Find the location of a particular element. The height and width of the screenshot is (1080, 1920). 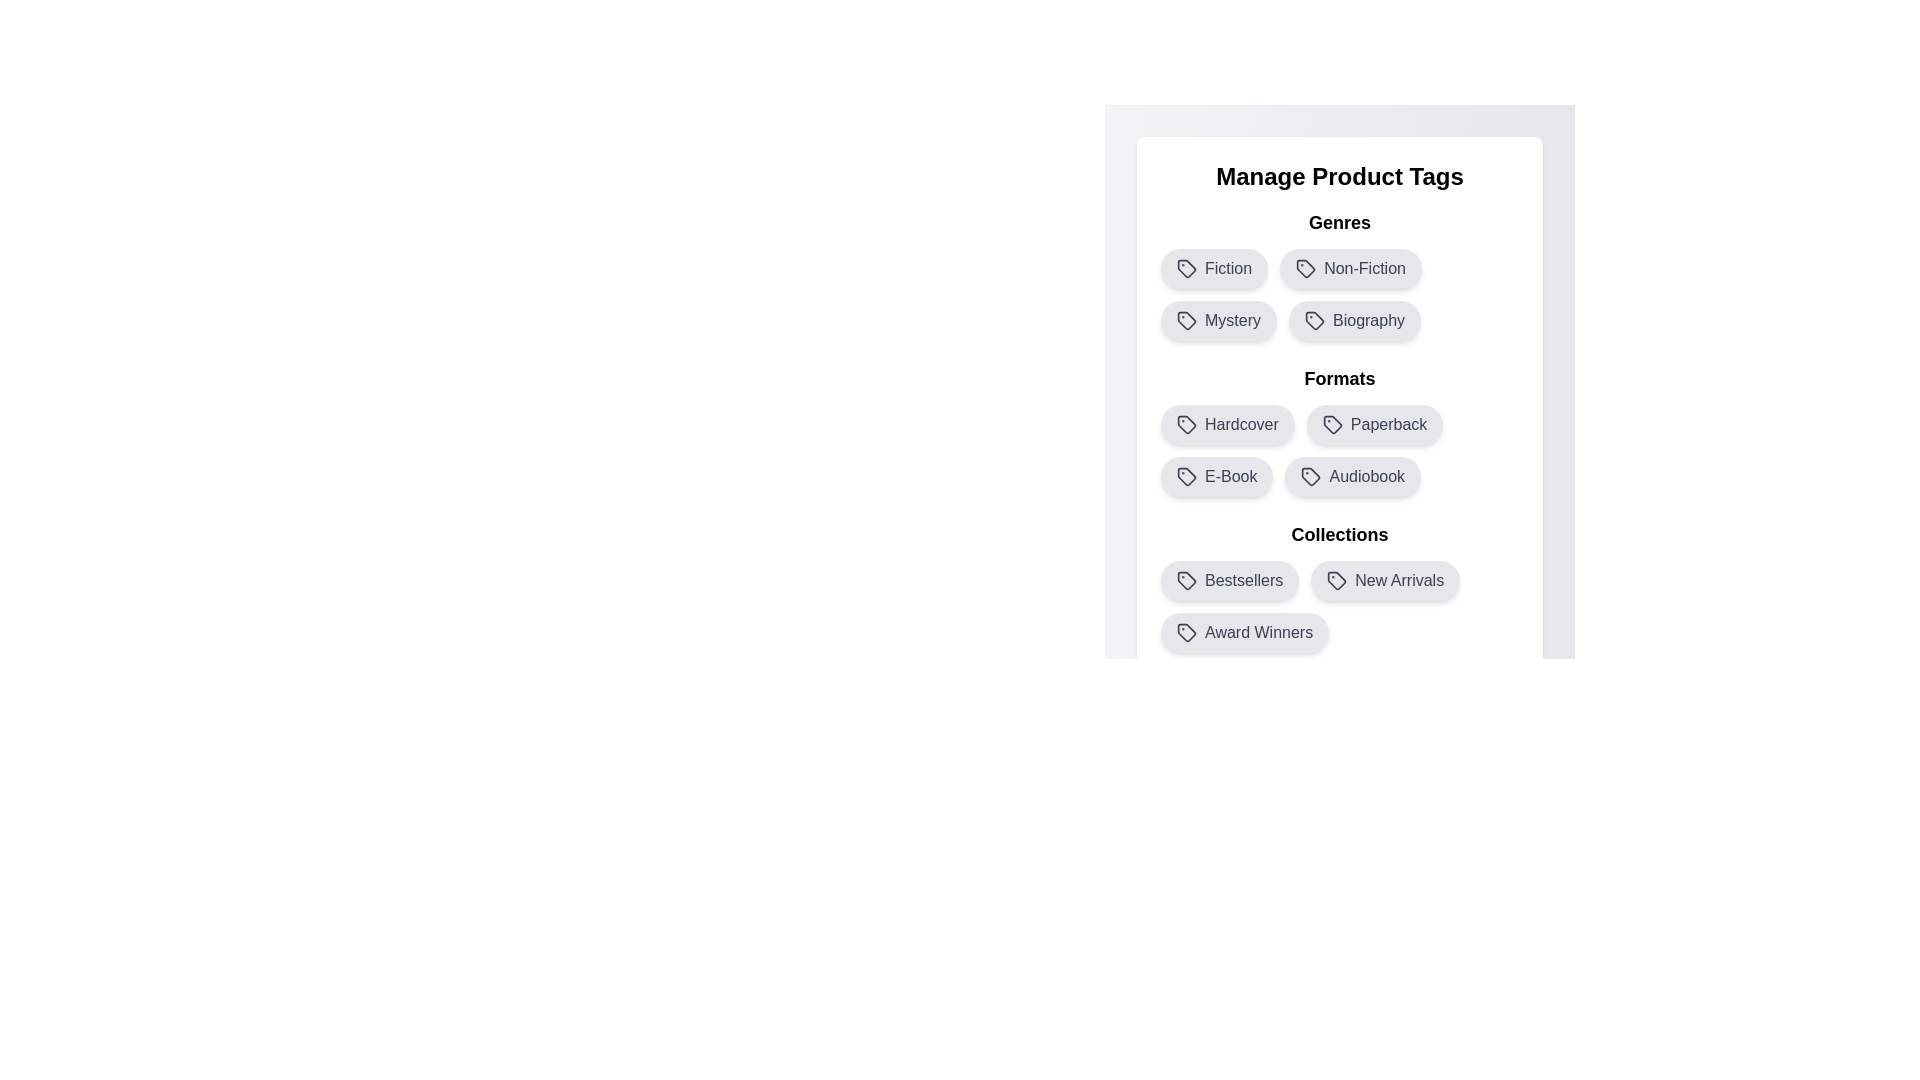

the text header labeled 'Formats', which is styled in bold black font and positioned above format options in the 'Manage Product Tags' interface is located at coordinates (1339, 378).